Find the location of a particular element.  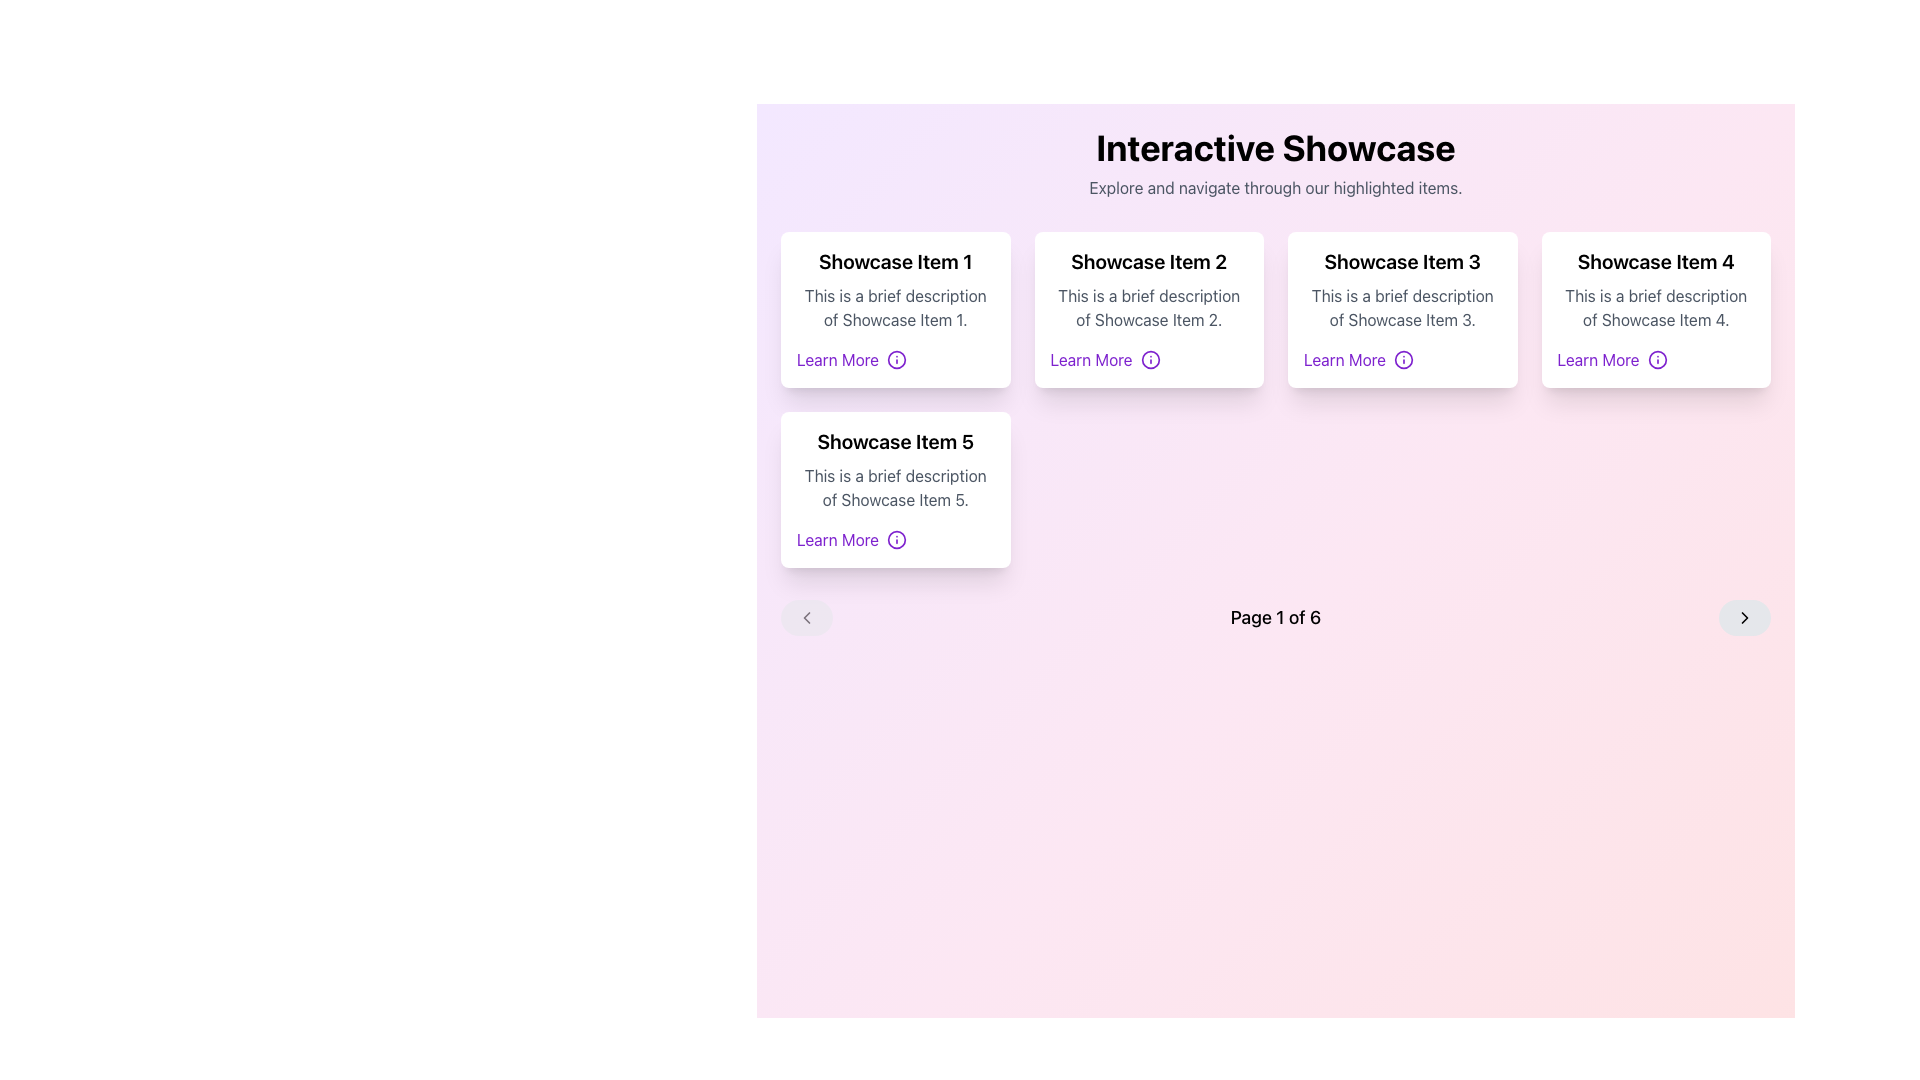

text of the text label styled in large, bold font that displays 'Showcase Item 2,' located prominently above the description of the showcase item inside its card is located at coordinates (1149, 261).